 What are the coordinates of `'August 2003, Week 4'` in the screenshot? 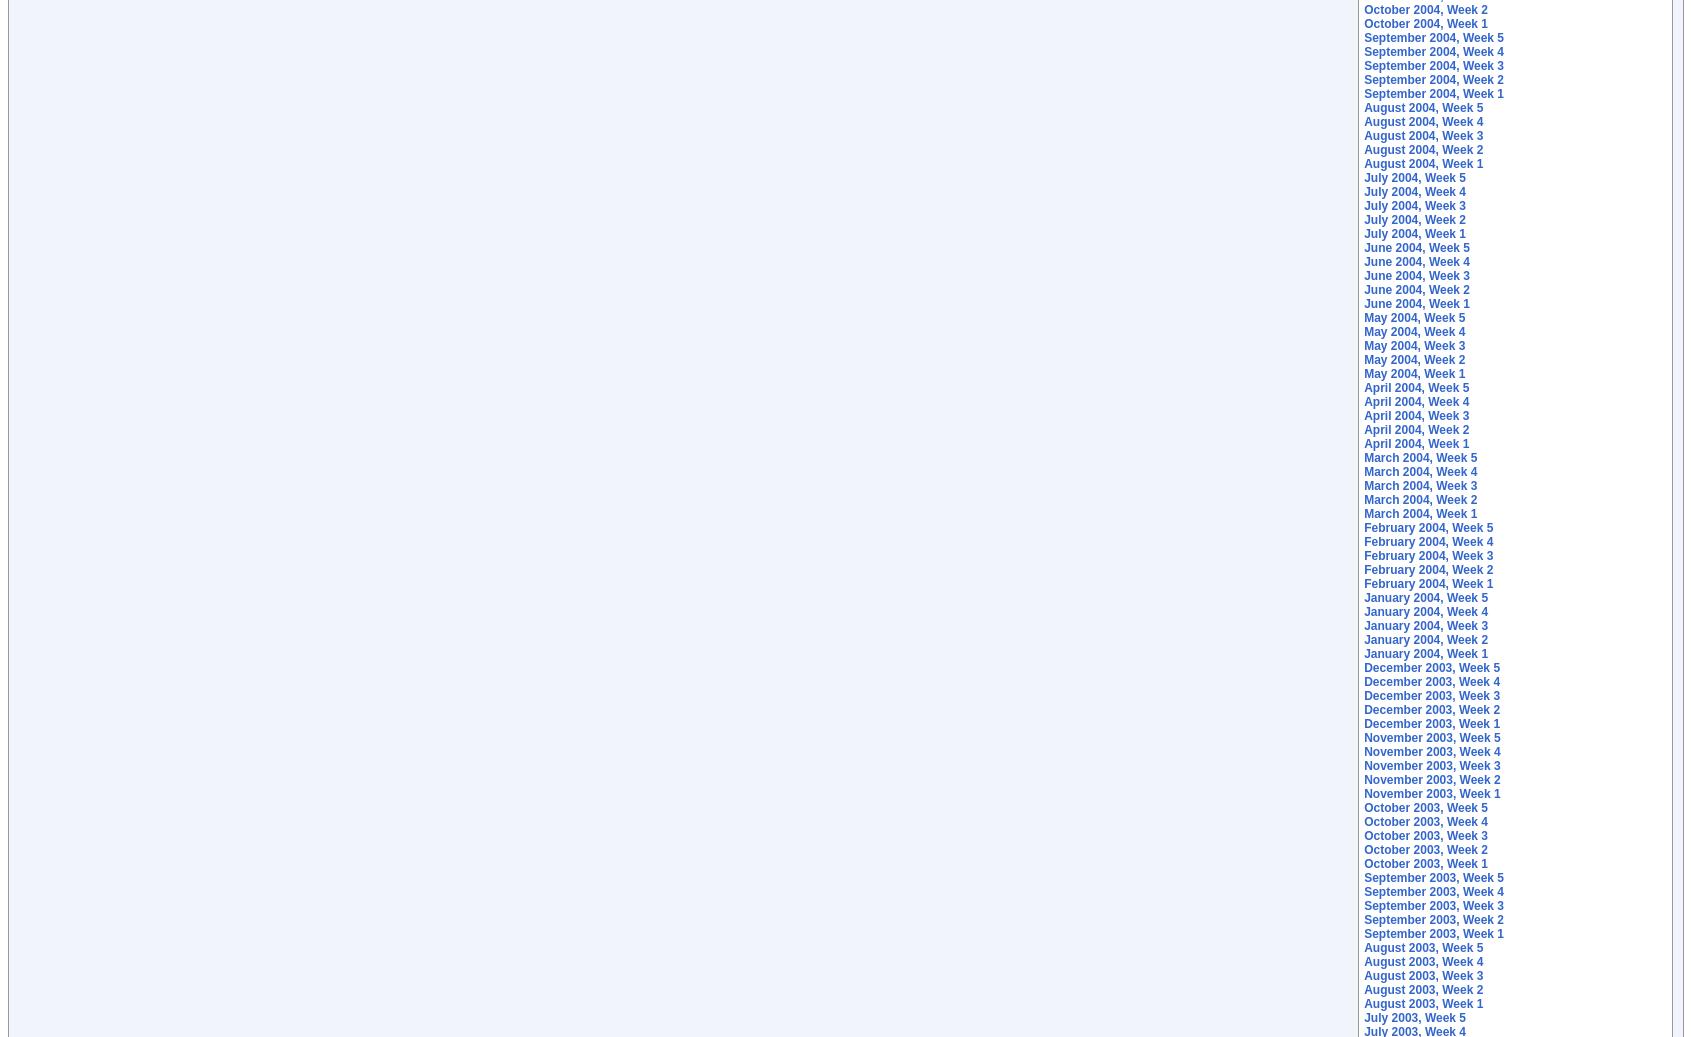 It's located at (1422, 962).